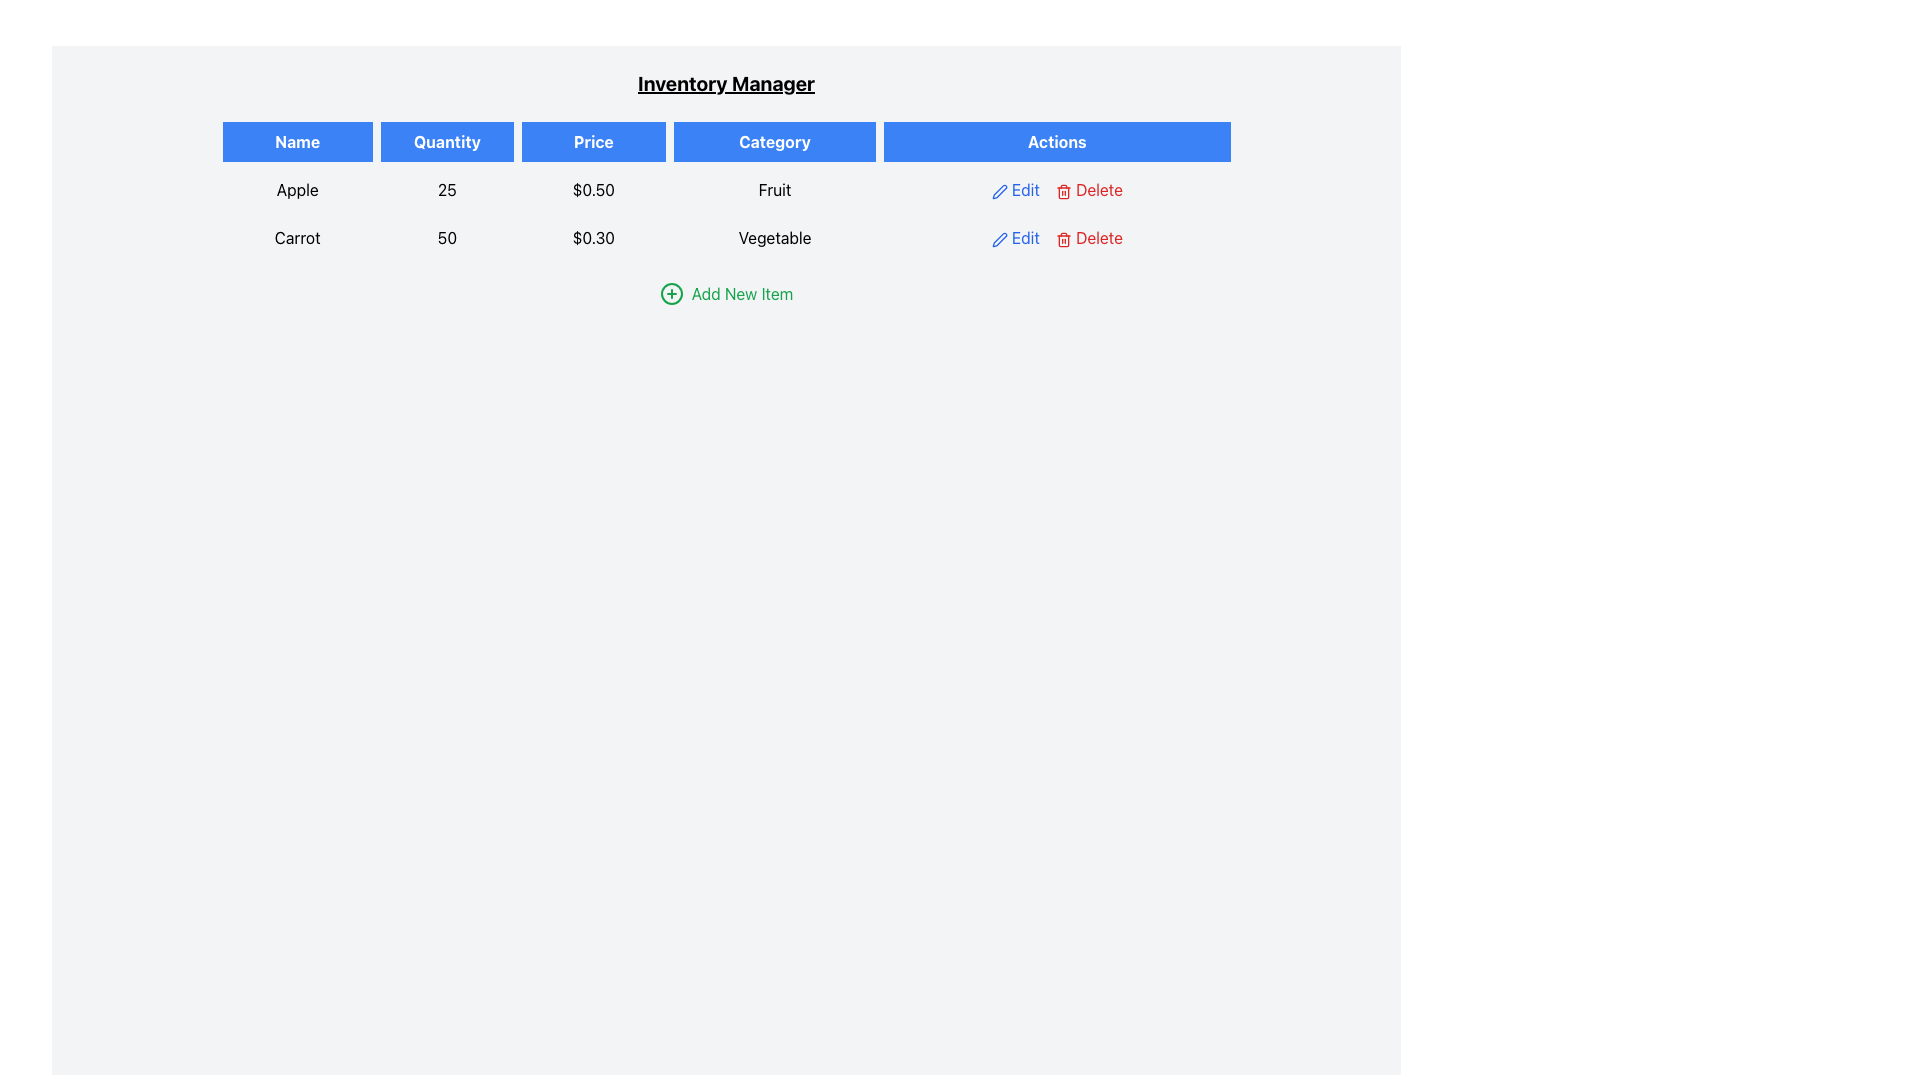 This screenshot has width=1920, height=1080. I want to click on the 'Delete' button in the Actions column of the first row, so click(1055, 189).